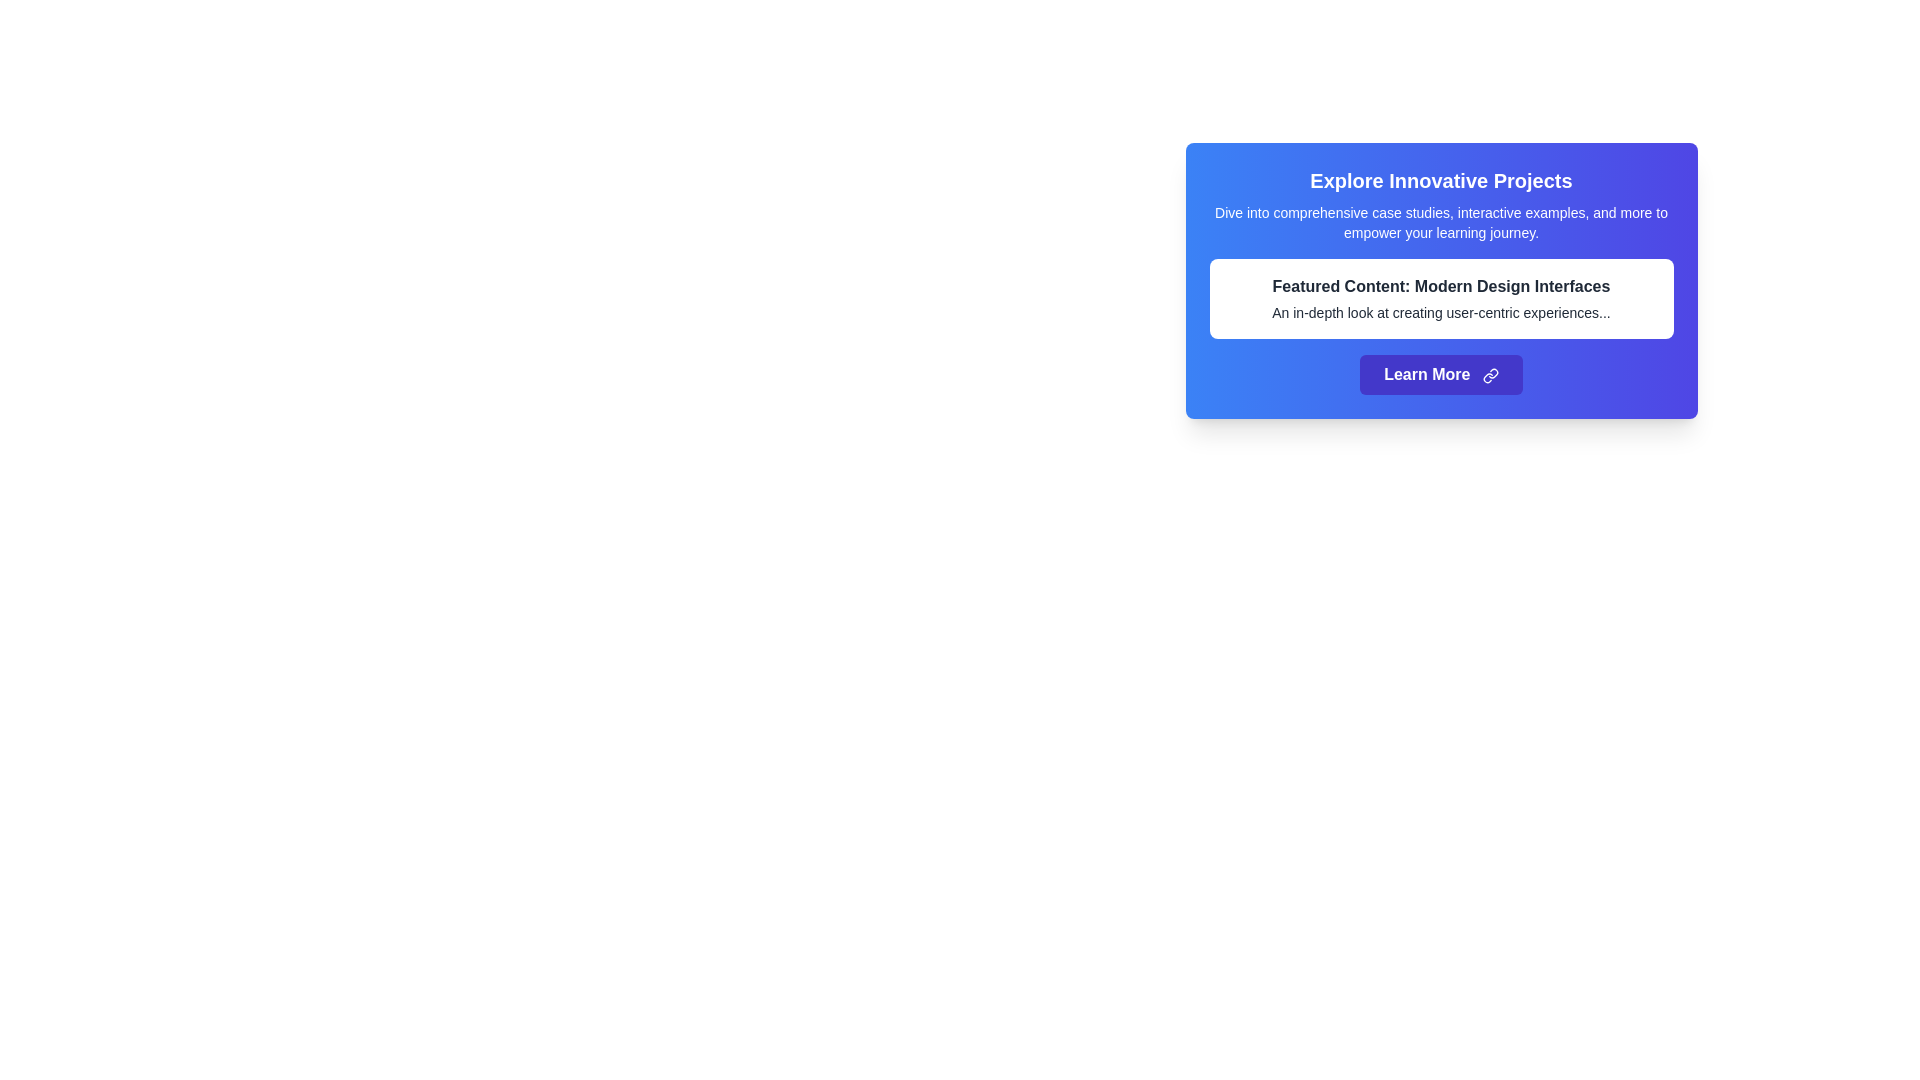 The width and height of the screenshot is (1920, 1080). I want to click on the heading text that serves as the primary content descriptor for the card, located at the top-center of the card component with a gradient blue background, so click(1441, 286).